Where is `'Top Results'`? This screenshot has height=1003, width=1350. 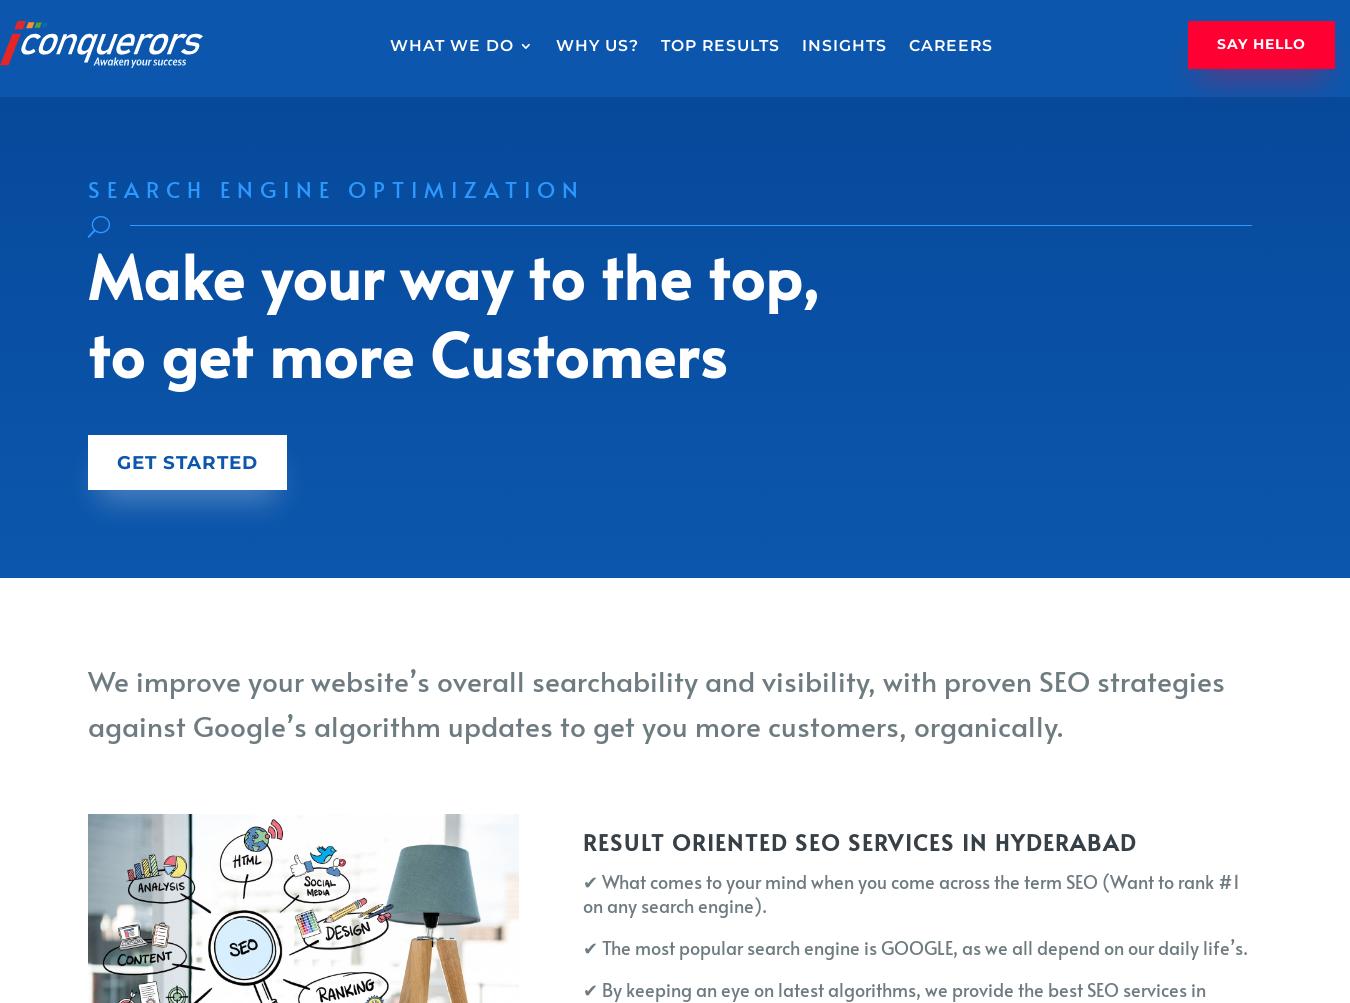
'Top Results' is located at coordinates (719, 45).